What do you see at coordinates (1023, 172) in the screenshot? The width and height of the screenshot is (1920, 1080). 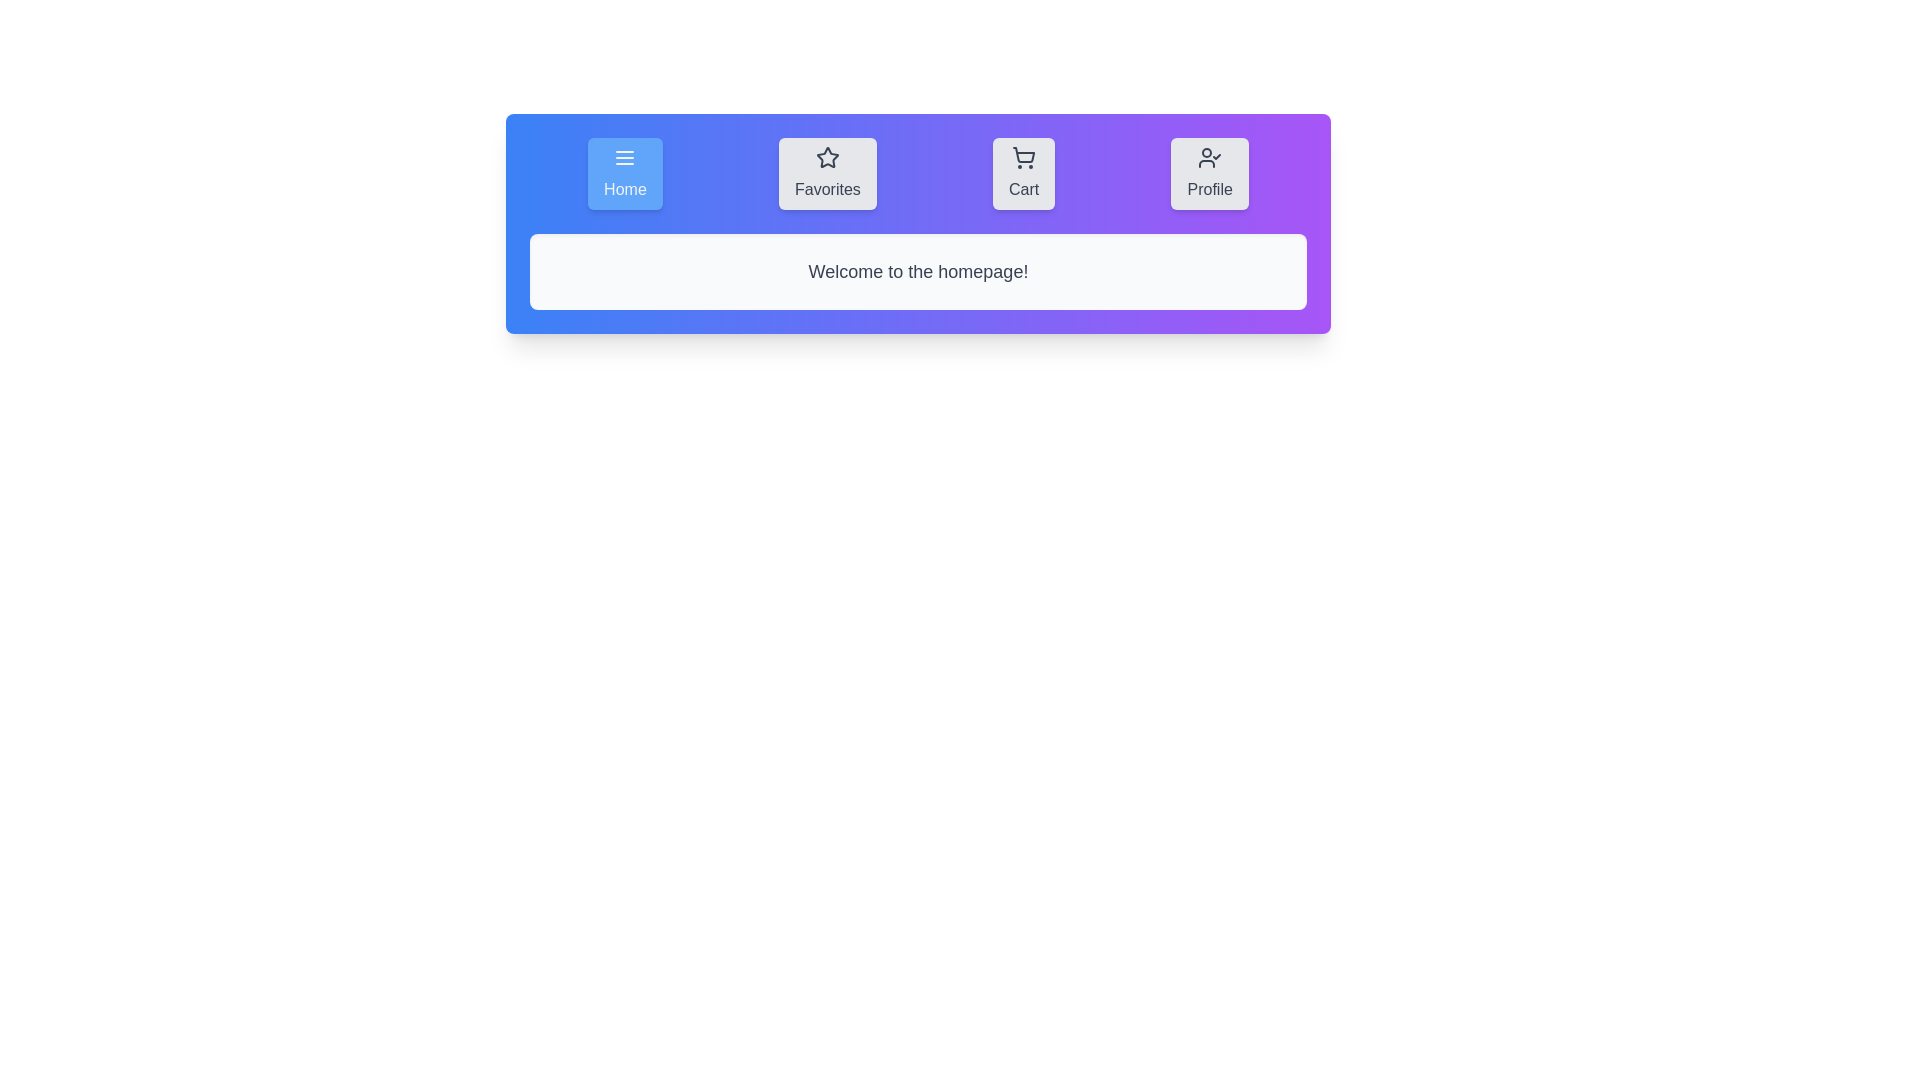 I see `the 'Cart' button, which is a rounded rectangular button with a light gray background and a shopping cart icon above the text 'Cart', located centrally in a group of buttons` at bounding box center [1023, 172].